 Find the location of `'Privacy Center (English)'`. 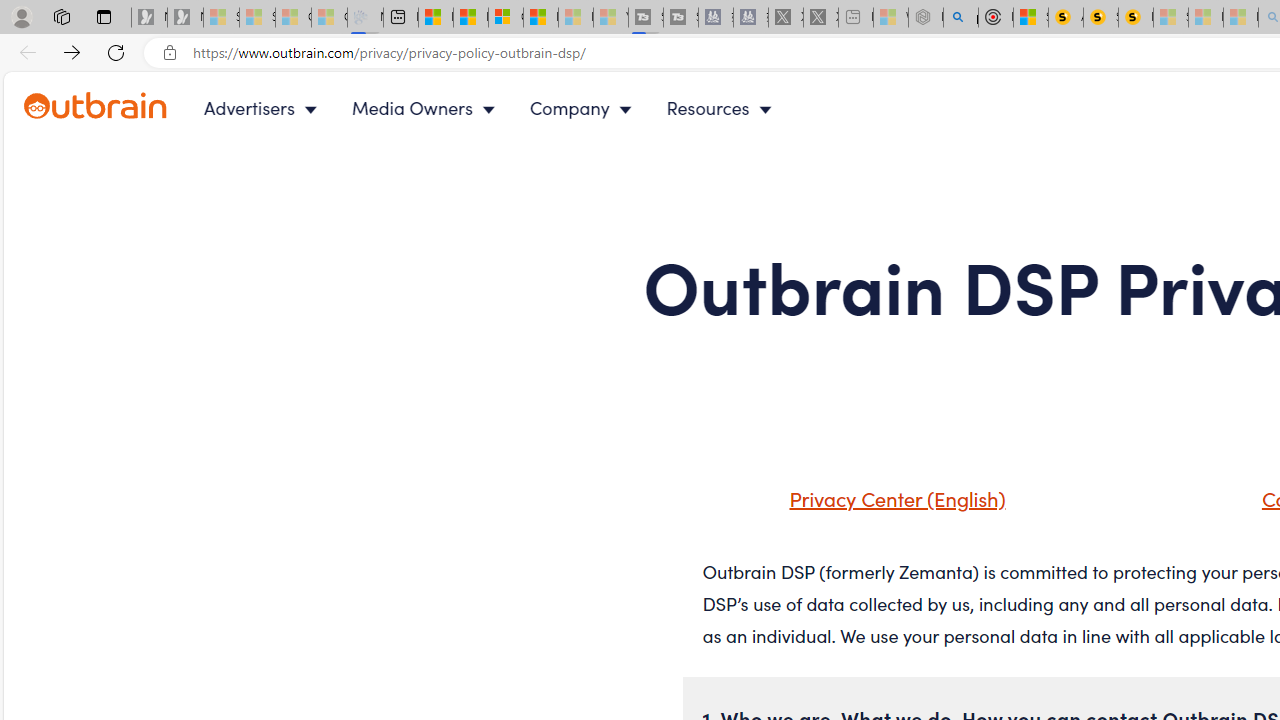

'Privacy Center (English)' is located at coordinates (872, 504).